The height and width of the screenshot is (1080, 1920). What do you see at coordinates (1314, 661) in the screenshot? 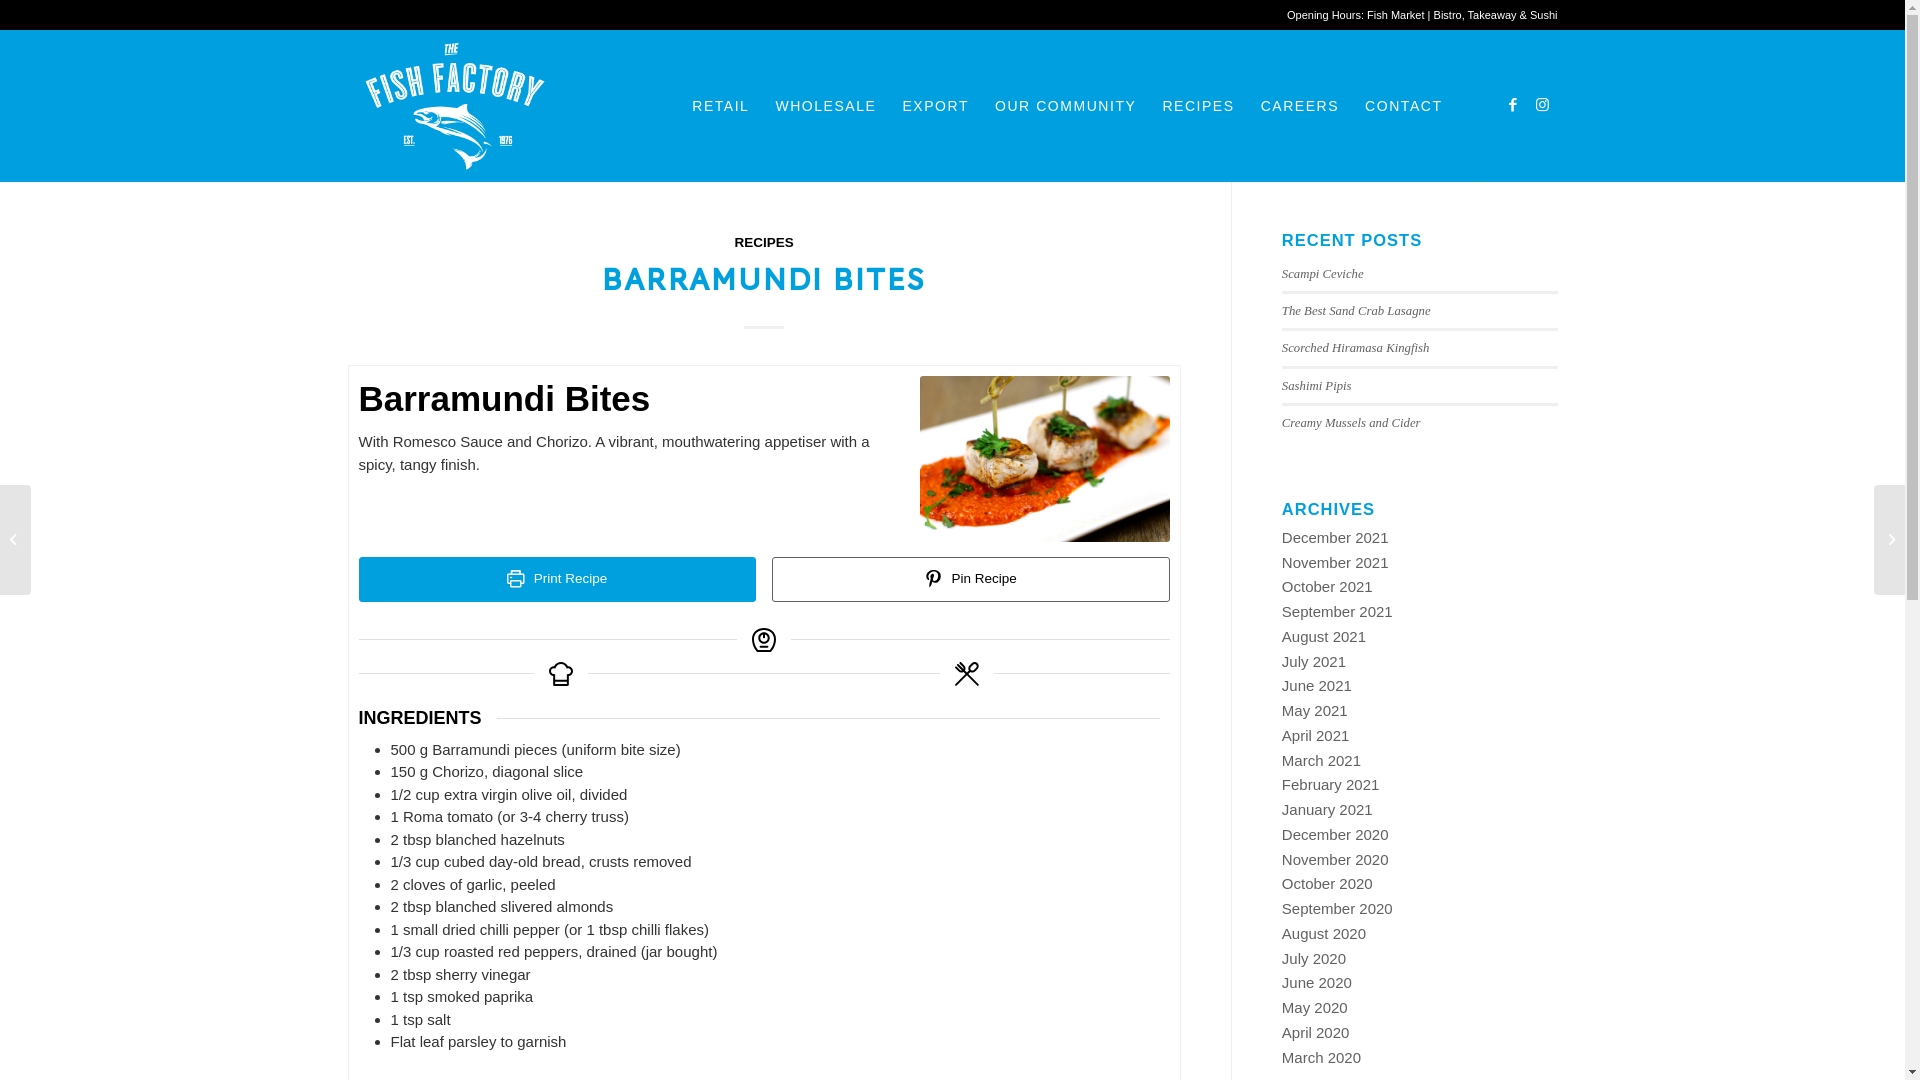
I see `'July 2021'` at bounding box center [1314, 661].